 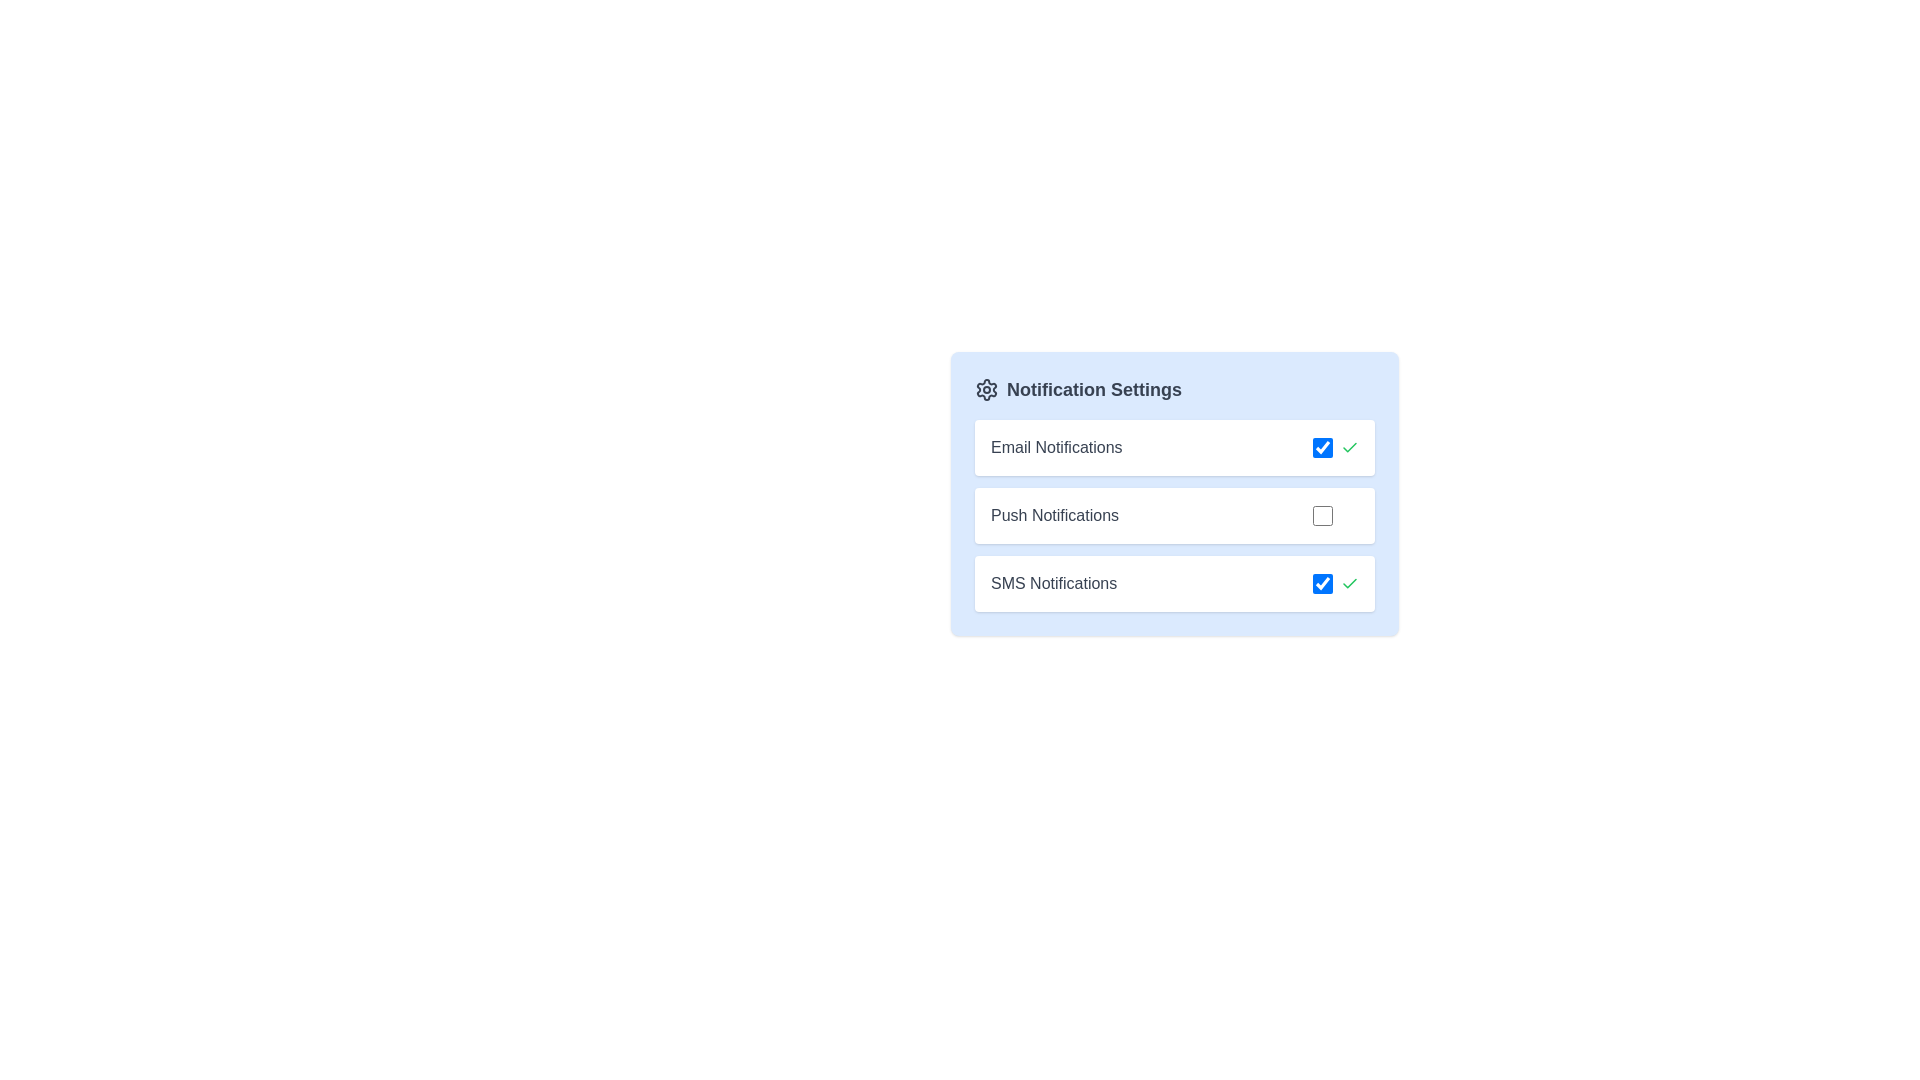 What do you see at coordinates (1323, 583) in the screenshot?
I see `the small square checkbox with a blue background and a white checkmark` at bounding box center [1323, 583].